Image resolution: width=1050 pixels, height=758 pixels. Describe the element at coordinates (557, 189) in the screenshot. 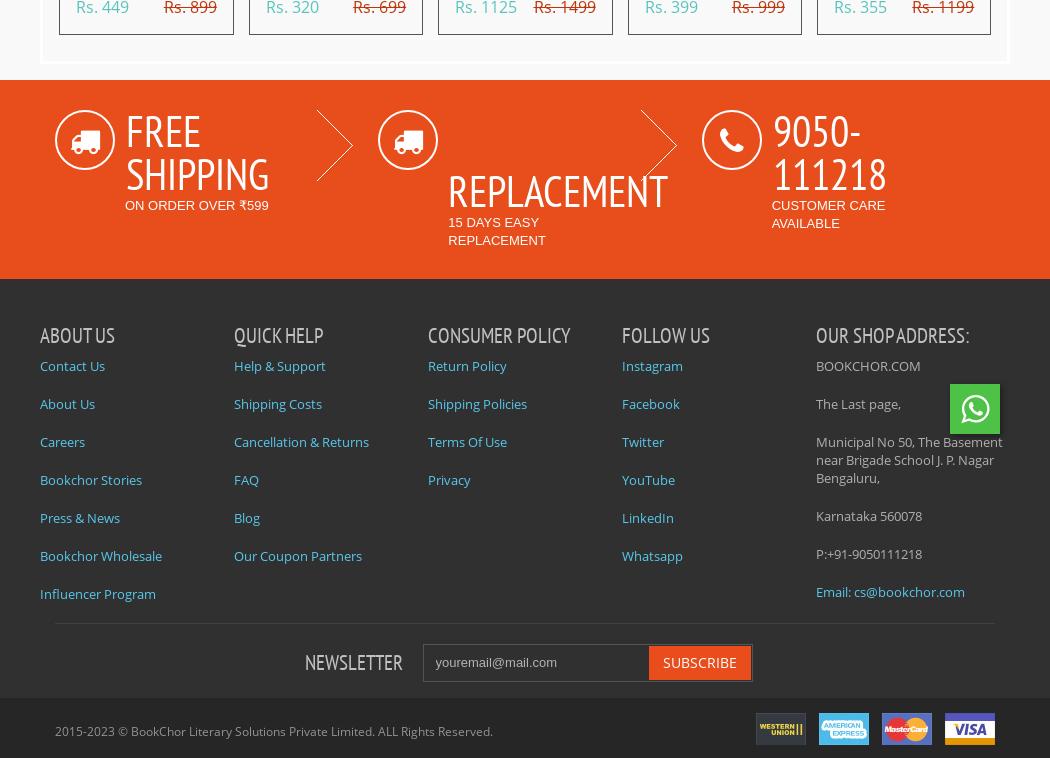

I see `'Replacement'` at that location.